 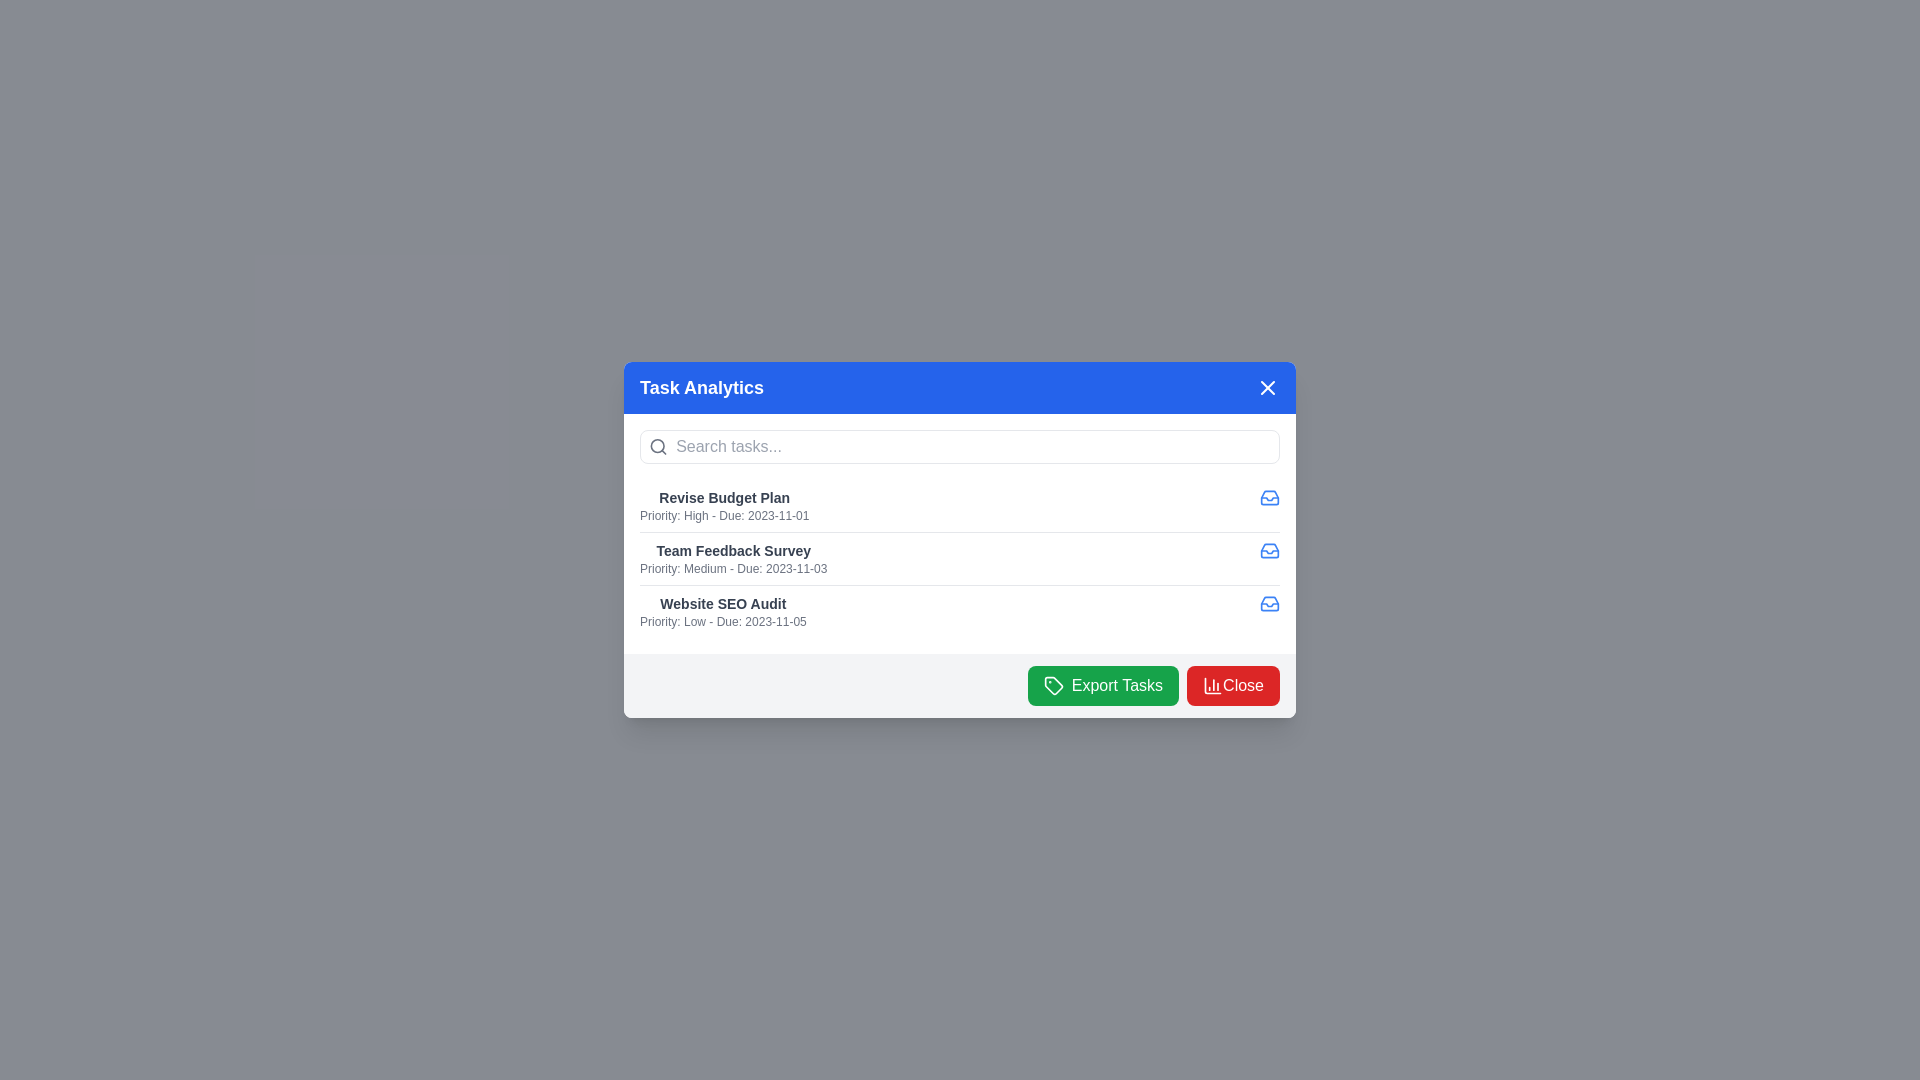 What do you see at coordinates (1052, 685) in the screenshot?
I see `the tag-shaped icon with a green background located at the bottom-left corner of the dialog box next to the 'Export Tasks' button` at bounding box center [1052, 685].